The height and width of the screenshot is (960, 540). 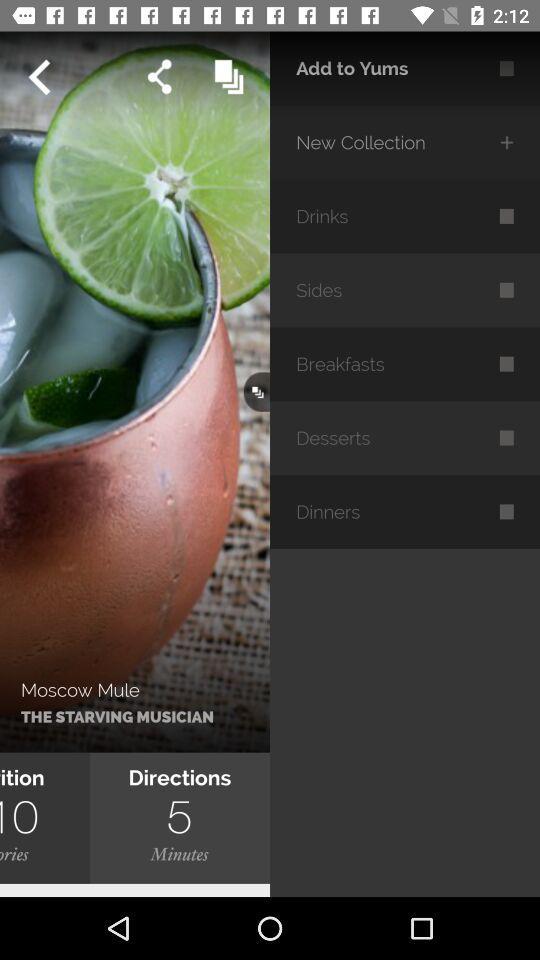 What do you see at coordinates (158, 77) in the screenshot?
I see `share on social media` at bounding box center [158, 77].